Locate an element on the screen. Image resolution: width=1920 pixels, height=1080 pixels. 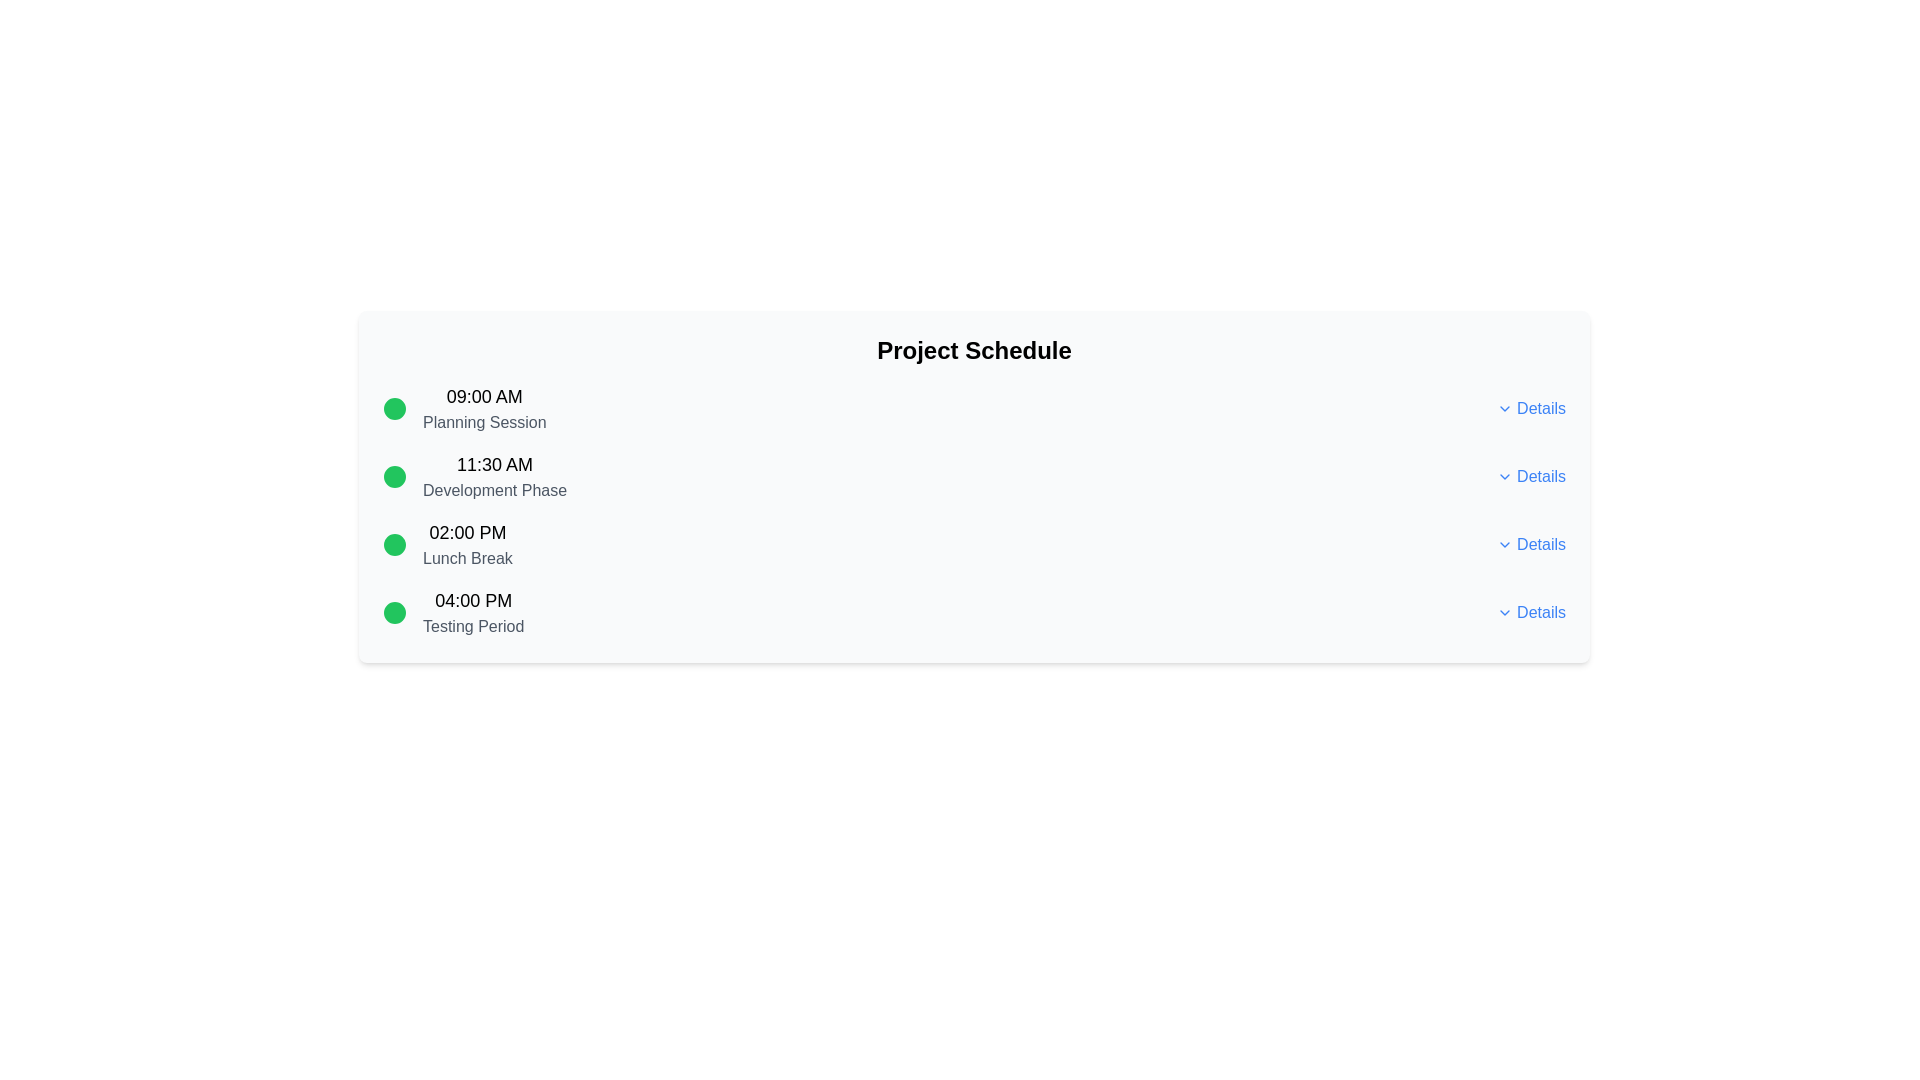
the static text label 'Development Phase' located directly beneath the '11:30 AM' text in the schedule list is located at coordinates (494, 490).